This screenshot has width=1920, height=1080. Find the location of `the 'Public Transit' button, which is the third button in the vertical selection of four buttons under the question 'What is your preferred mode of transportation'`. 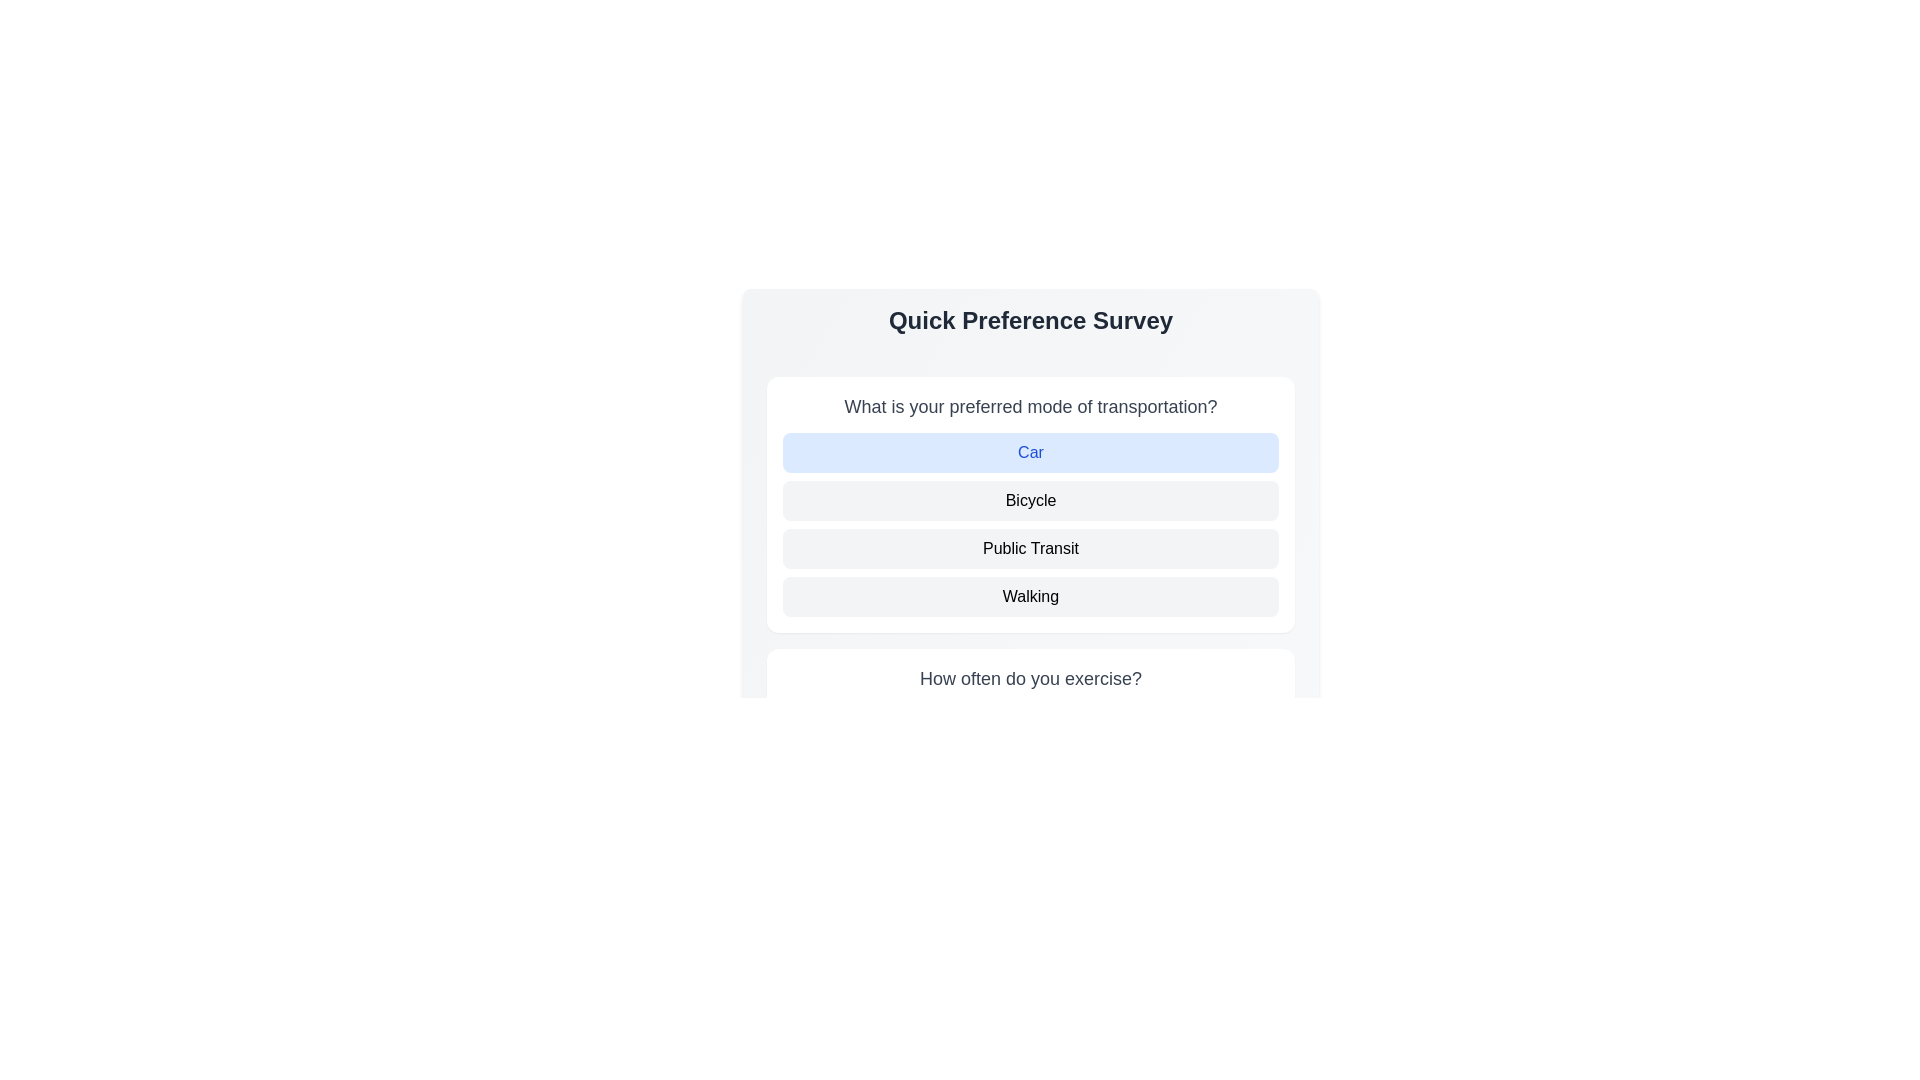

the 'Public Transit' button, which is the third button in the vertical selection of four buttons under the question 'What is your preferred mode of transportation' is located at coordinates (1031, 548).